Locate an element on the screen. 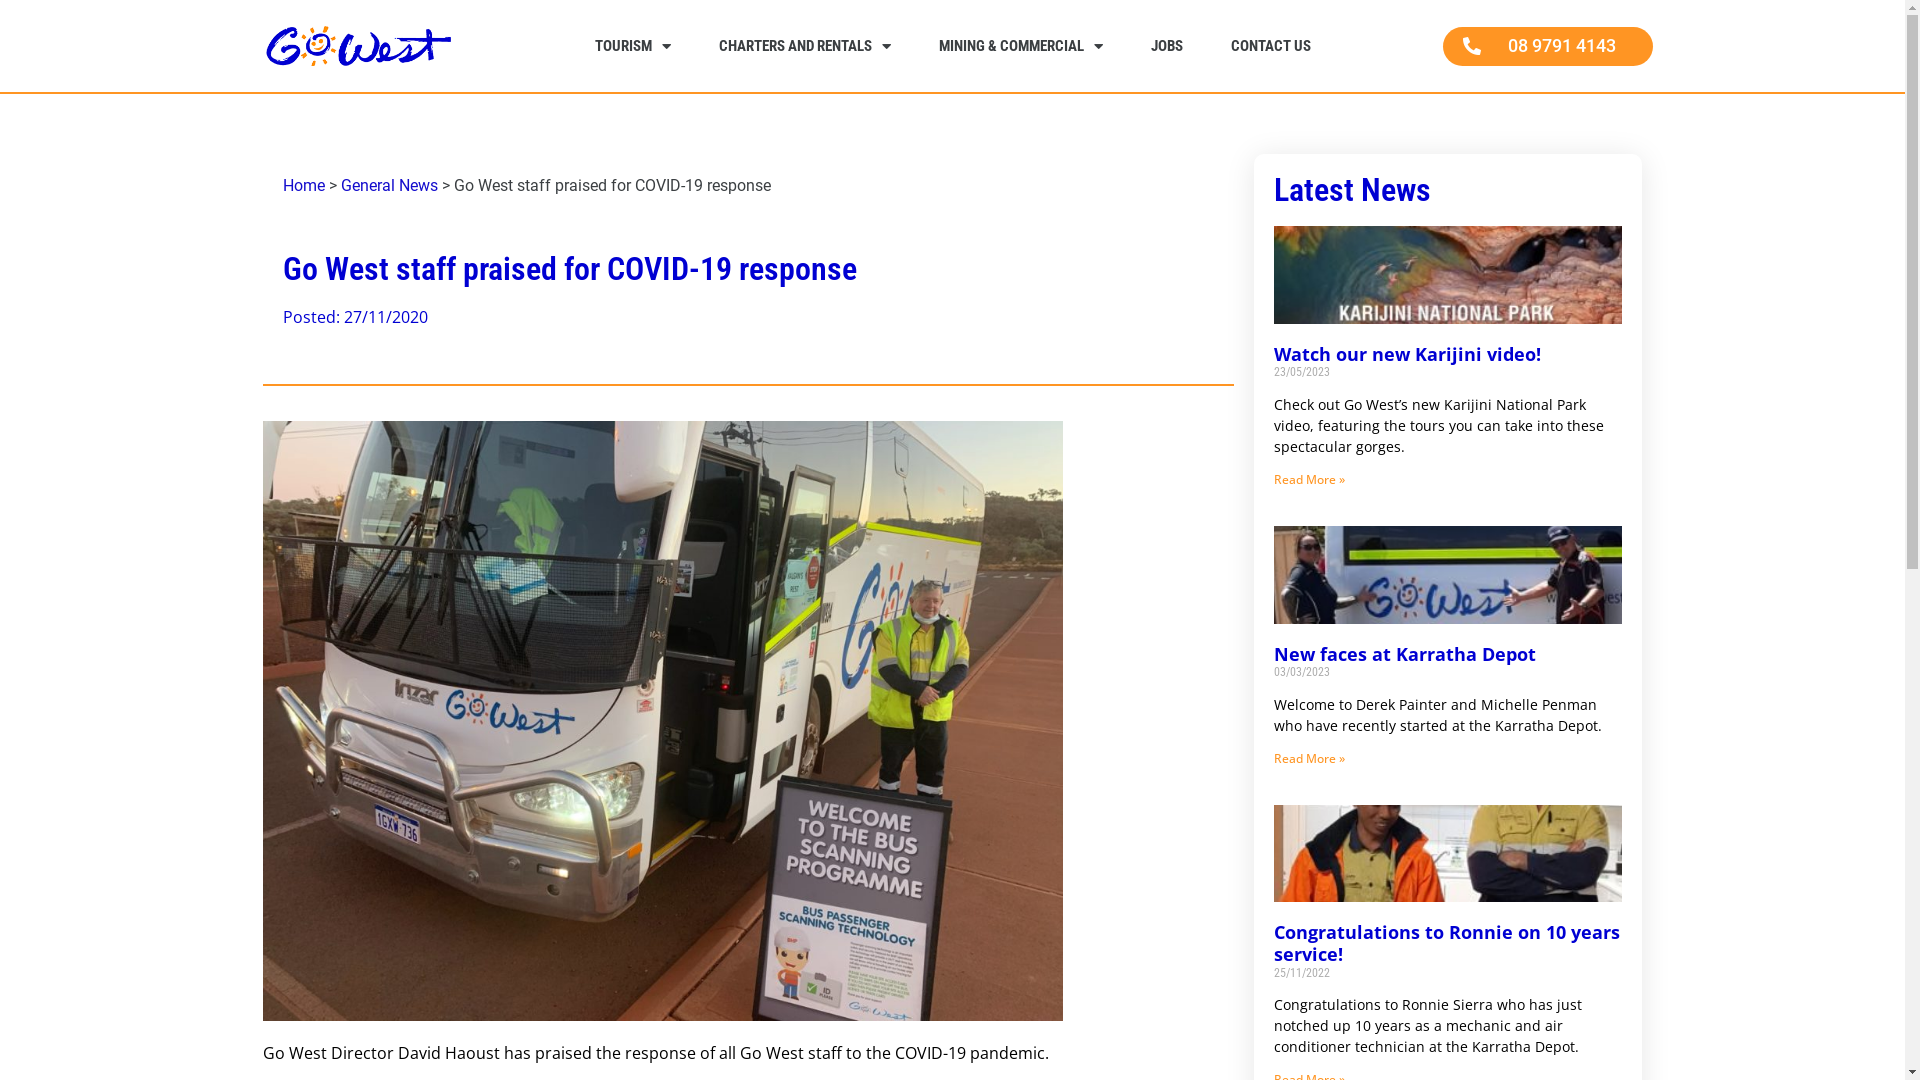  'General News' is located at coordinates (388, 185).